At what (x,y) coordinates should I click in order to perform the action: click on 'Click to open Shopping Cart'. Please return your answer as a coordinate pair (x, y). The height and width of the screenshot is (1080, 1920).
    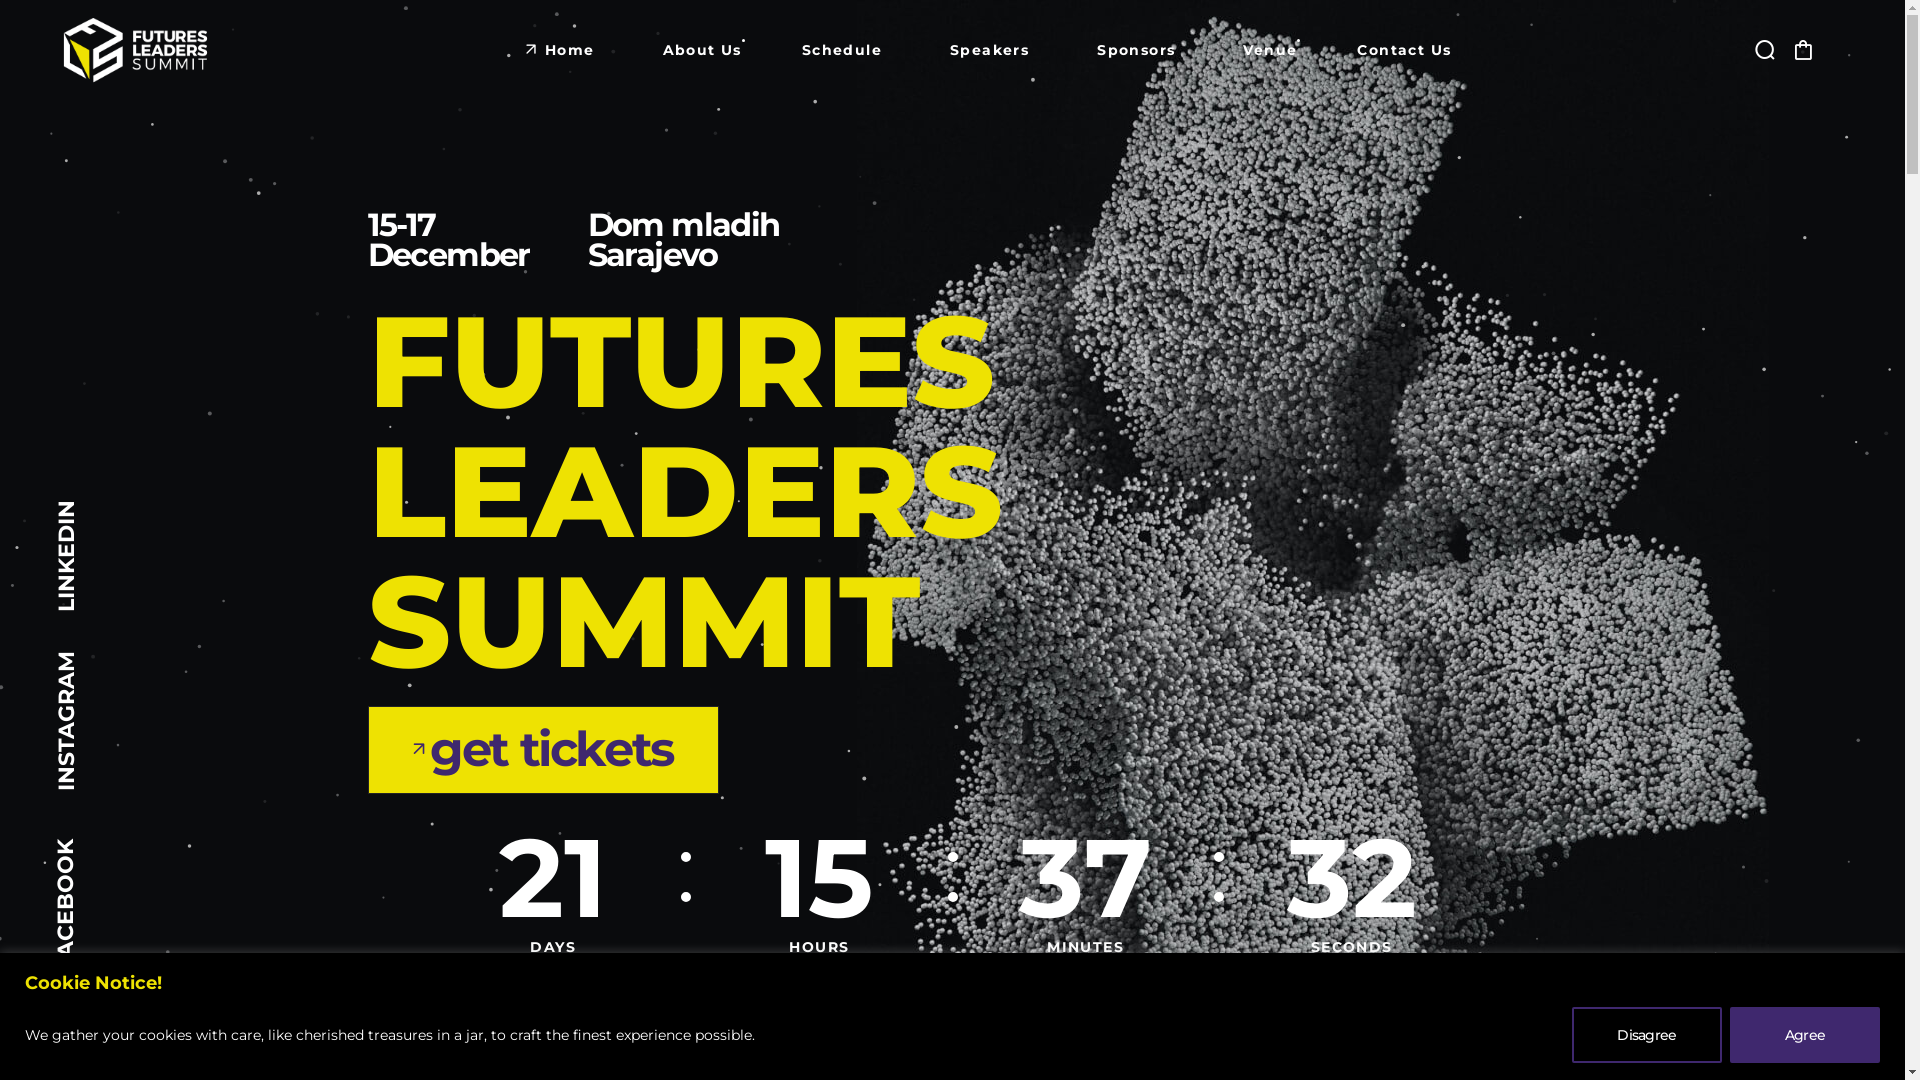
    Looking at the image, I should click on (1803, 49).